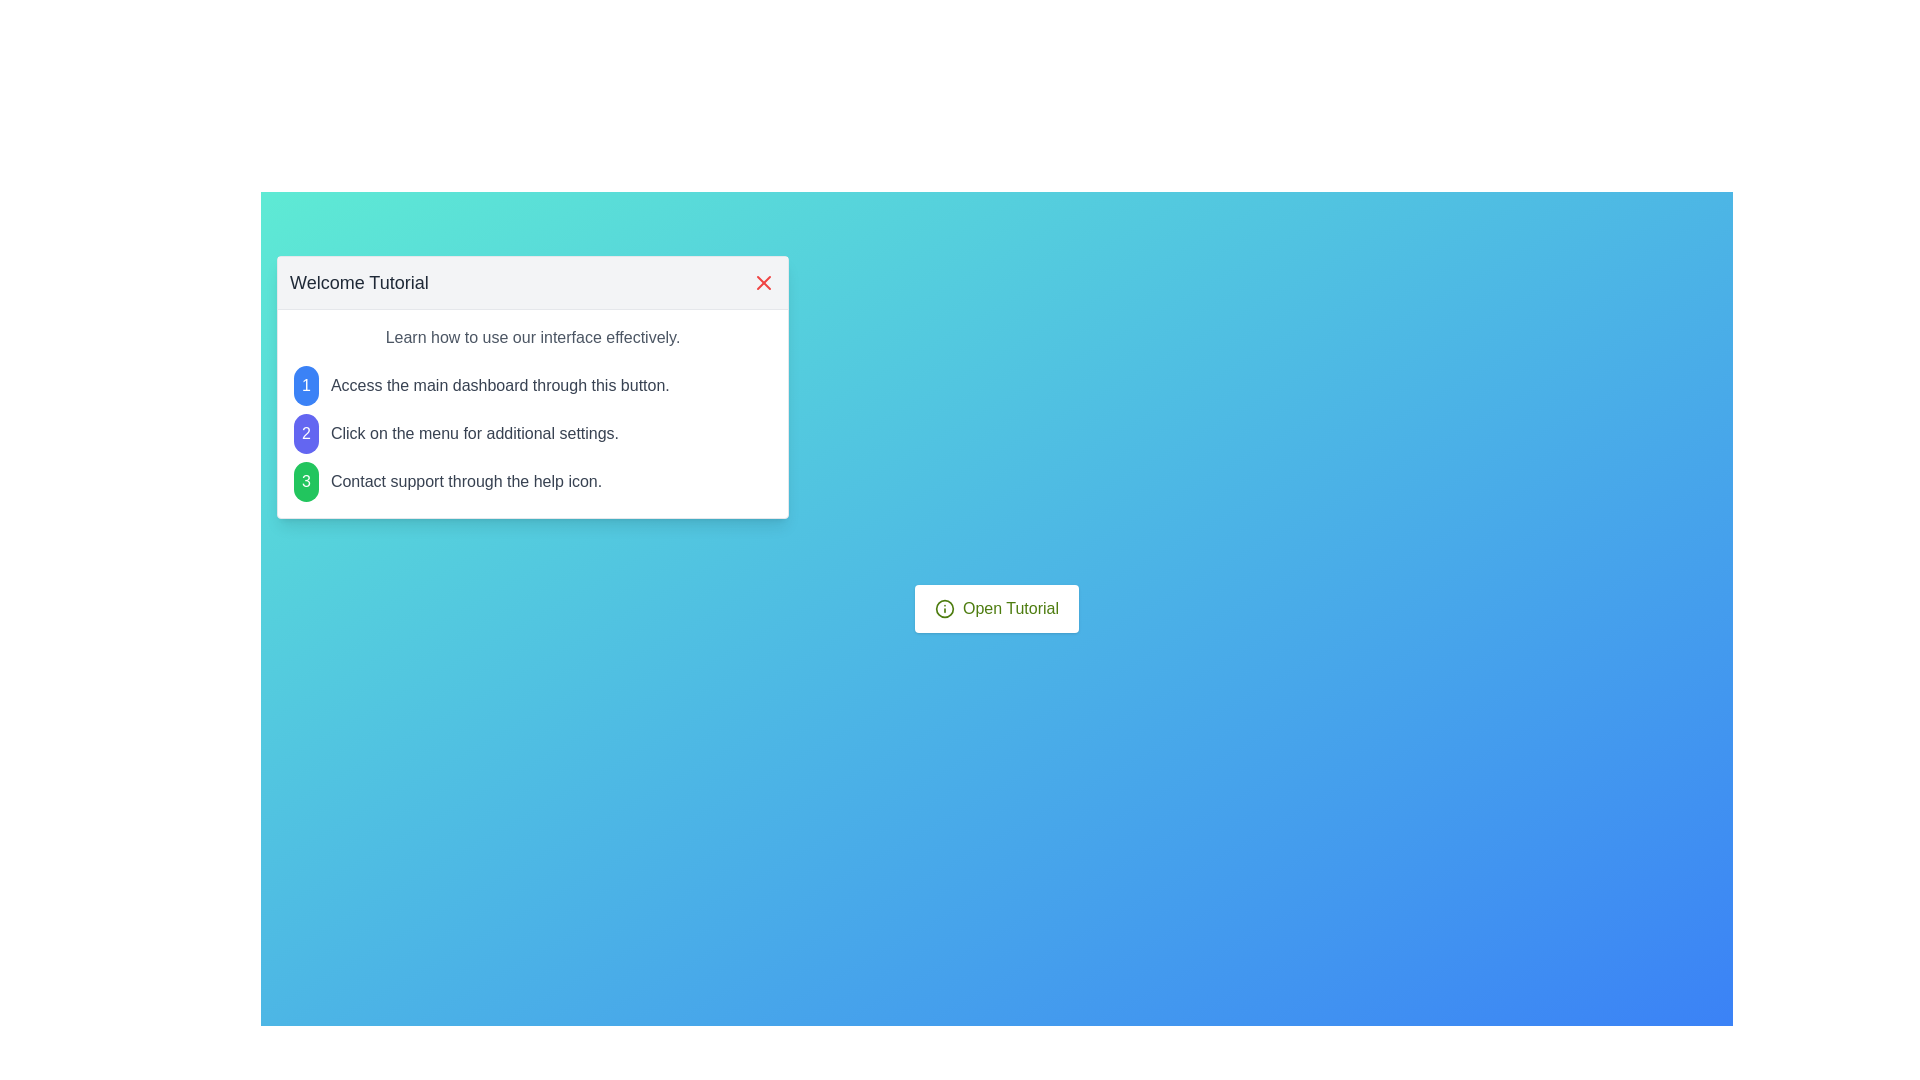 The image size is (1920, 1080). Describe the element at coordinates (762, 282) in the screenshot. I see `the red 'X' icon button in the top-right corner of the 'Welcome Tutorial' popup` at that location.